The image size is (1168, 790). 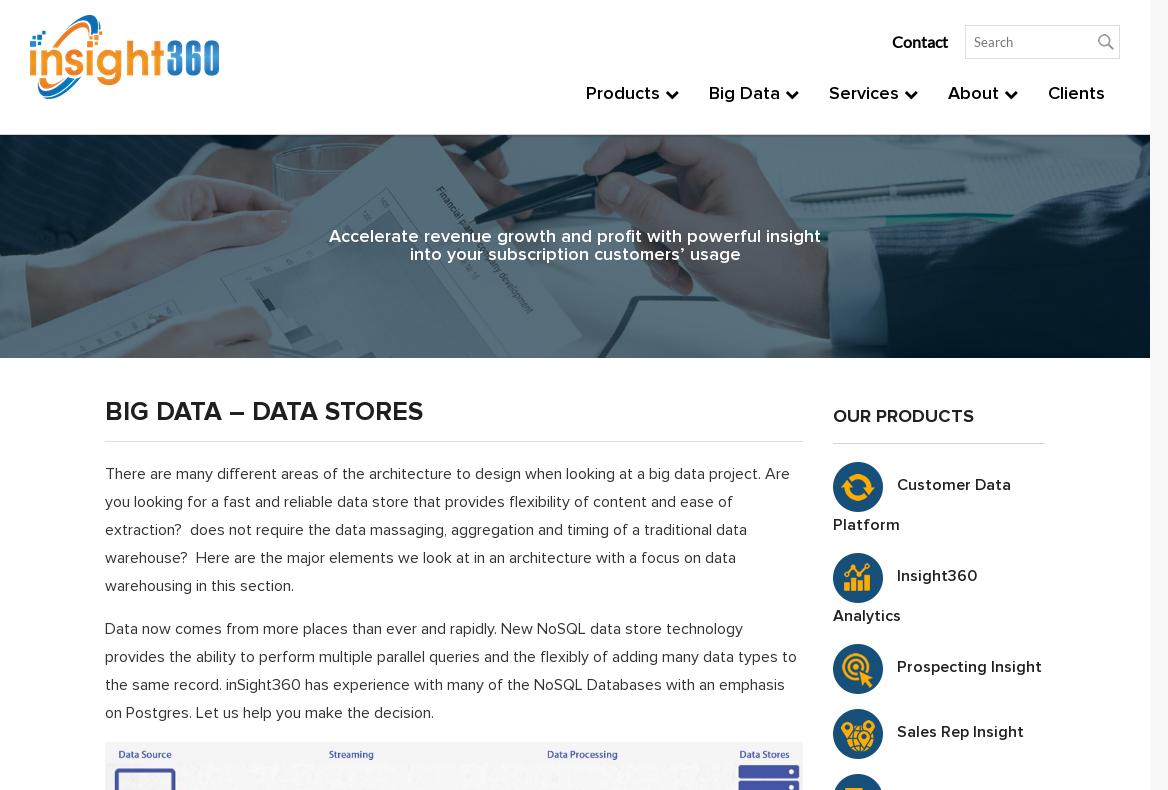 I want to click on 'Analysis', so click(x=858, y=235).